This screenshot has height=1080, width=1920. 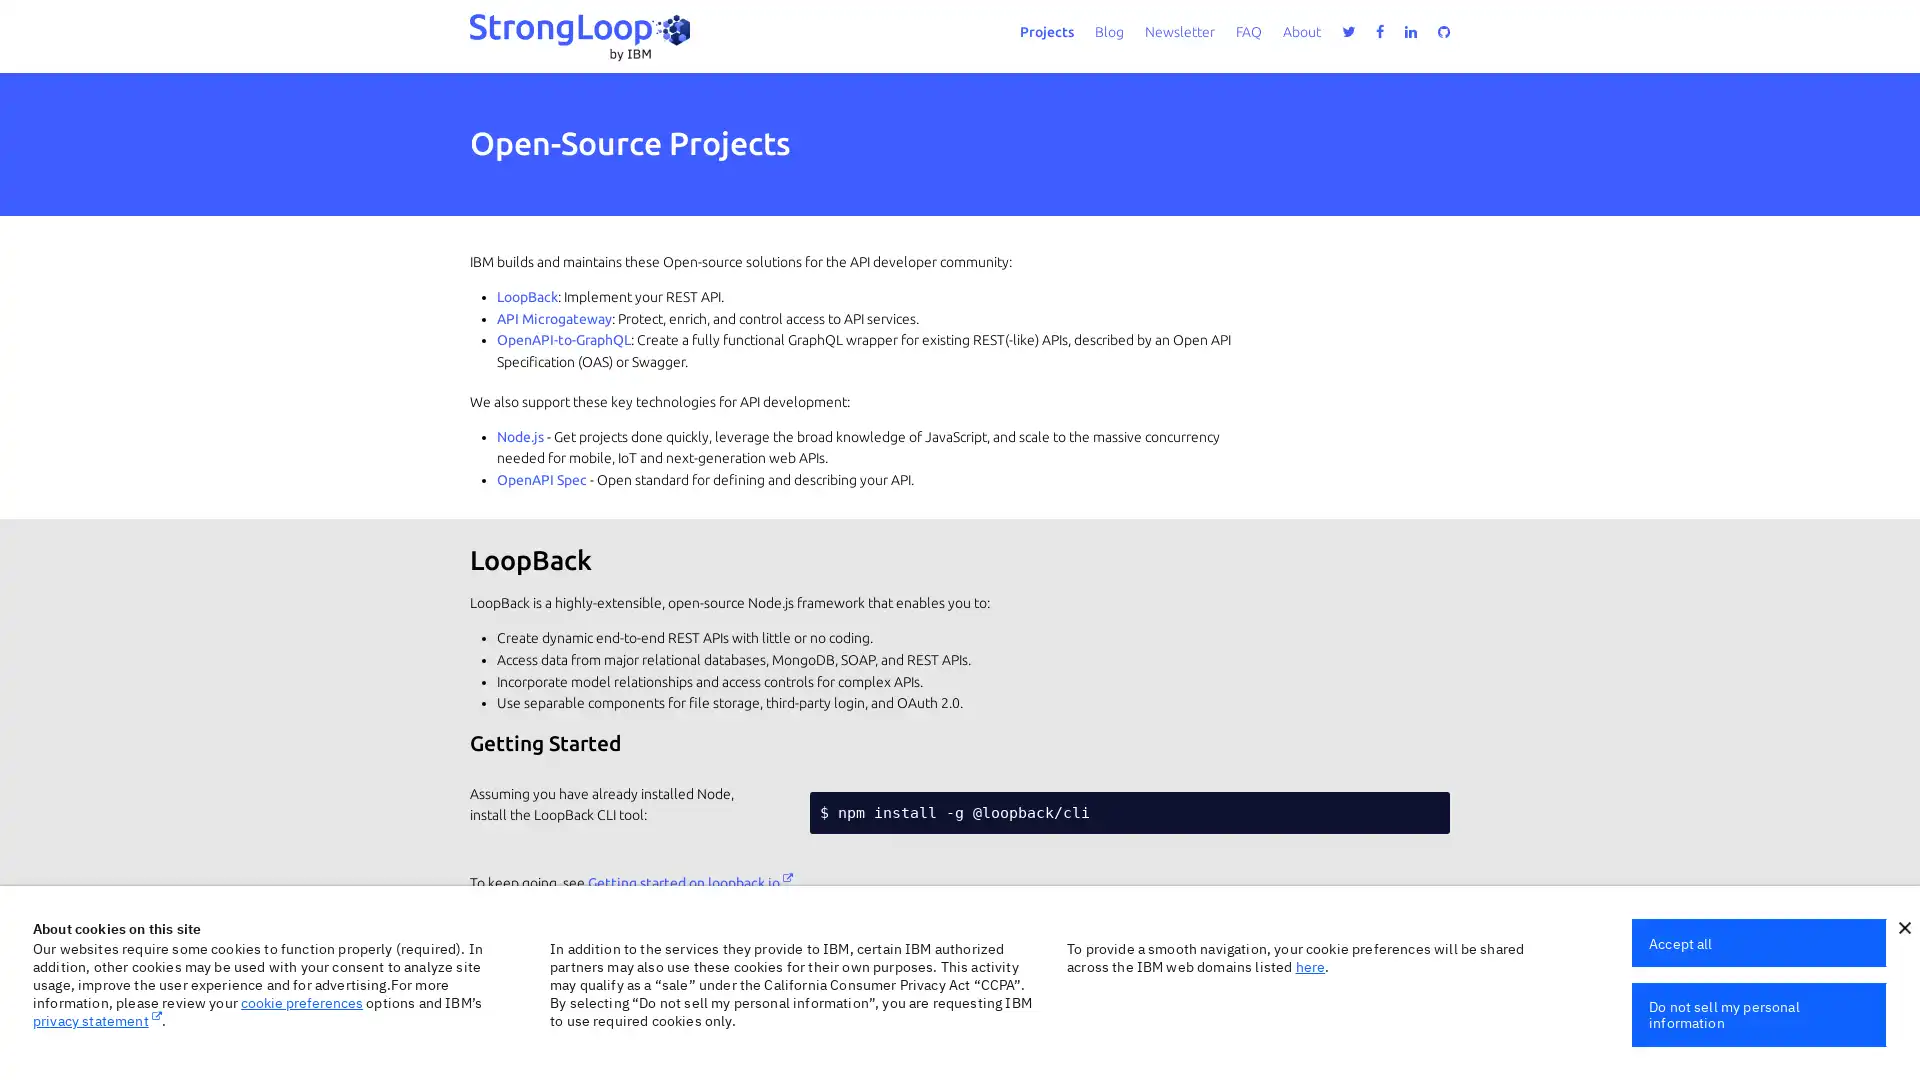 I want to click on Do not sell my personal information, so click(x=1758, y=1014).